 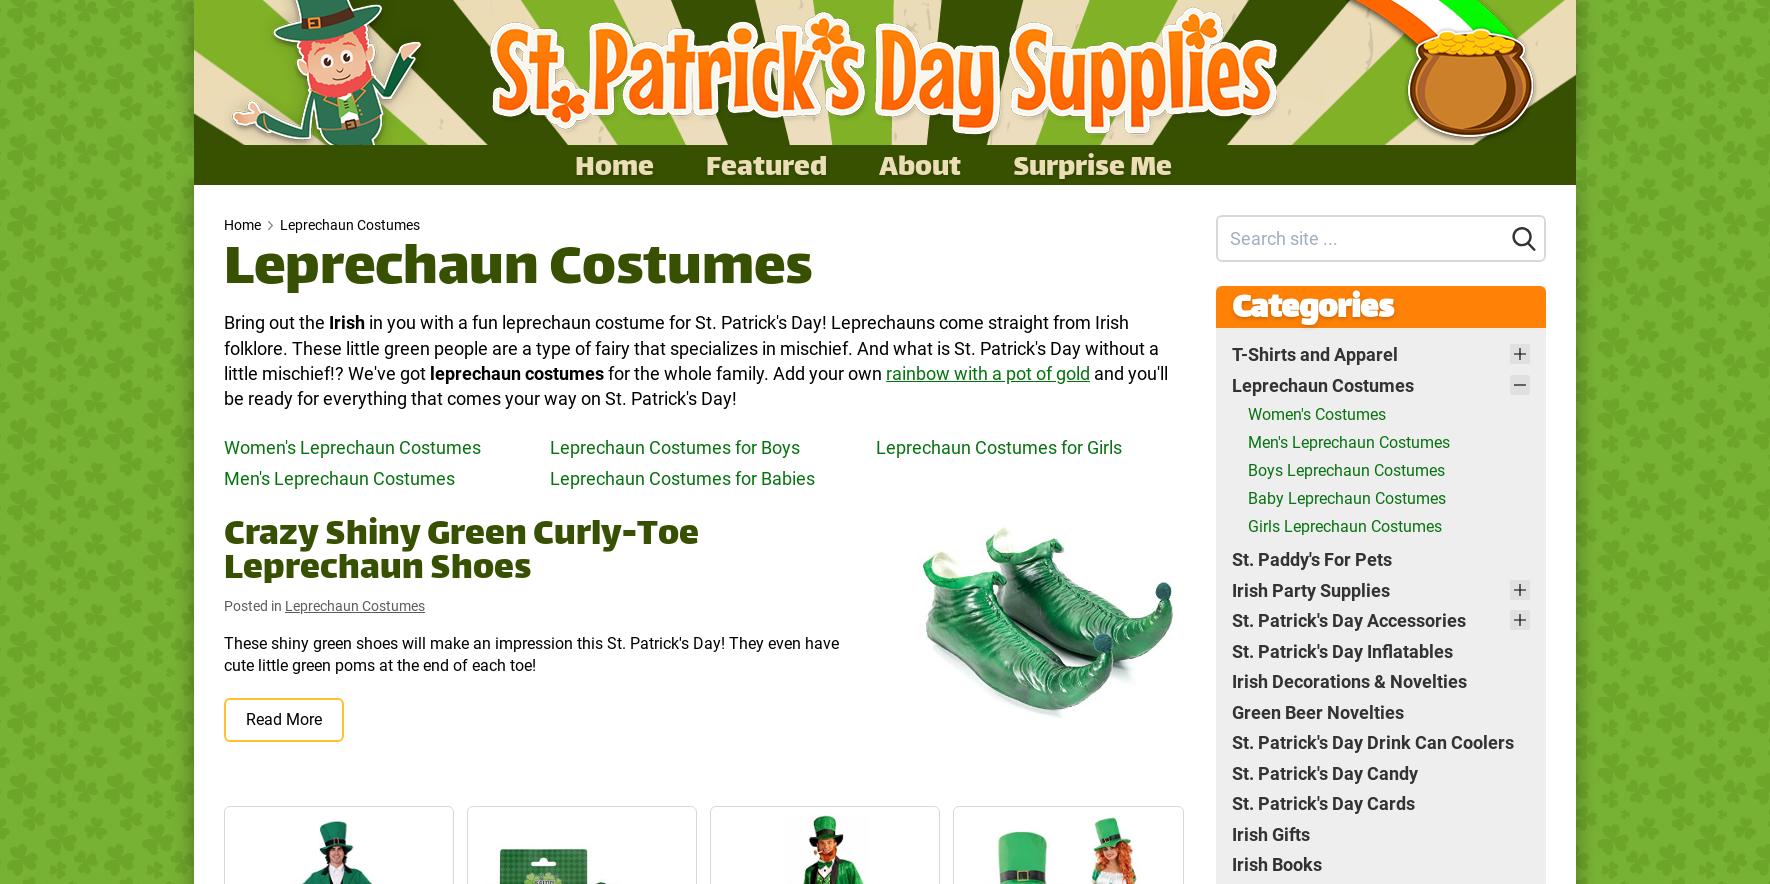 I want to click on 'leprechaun costumes', so click(x=517, y=372).